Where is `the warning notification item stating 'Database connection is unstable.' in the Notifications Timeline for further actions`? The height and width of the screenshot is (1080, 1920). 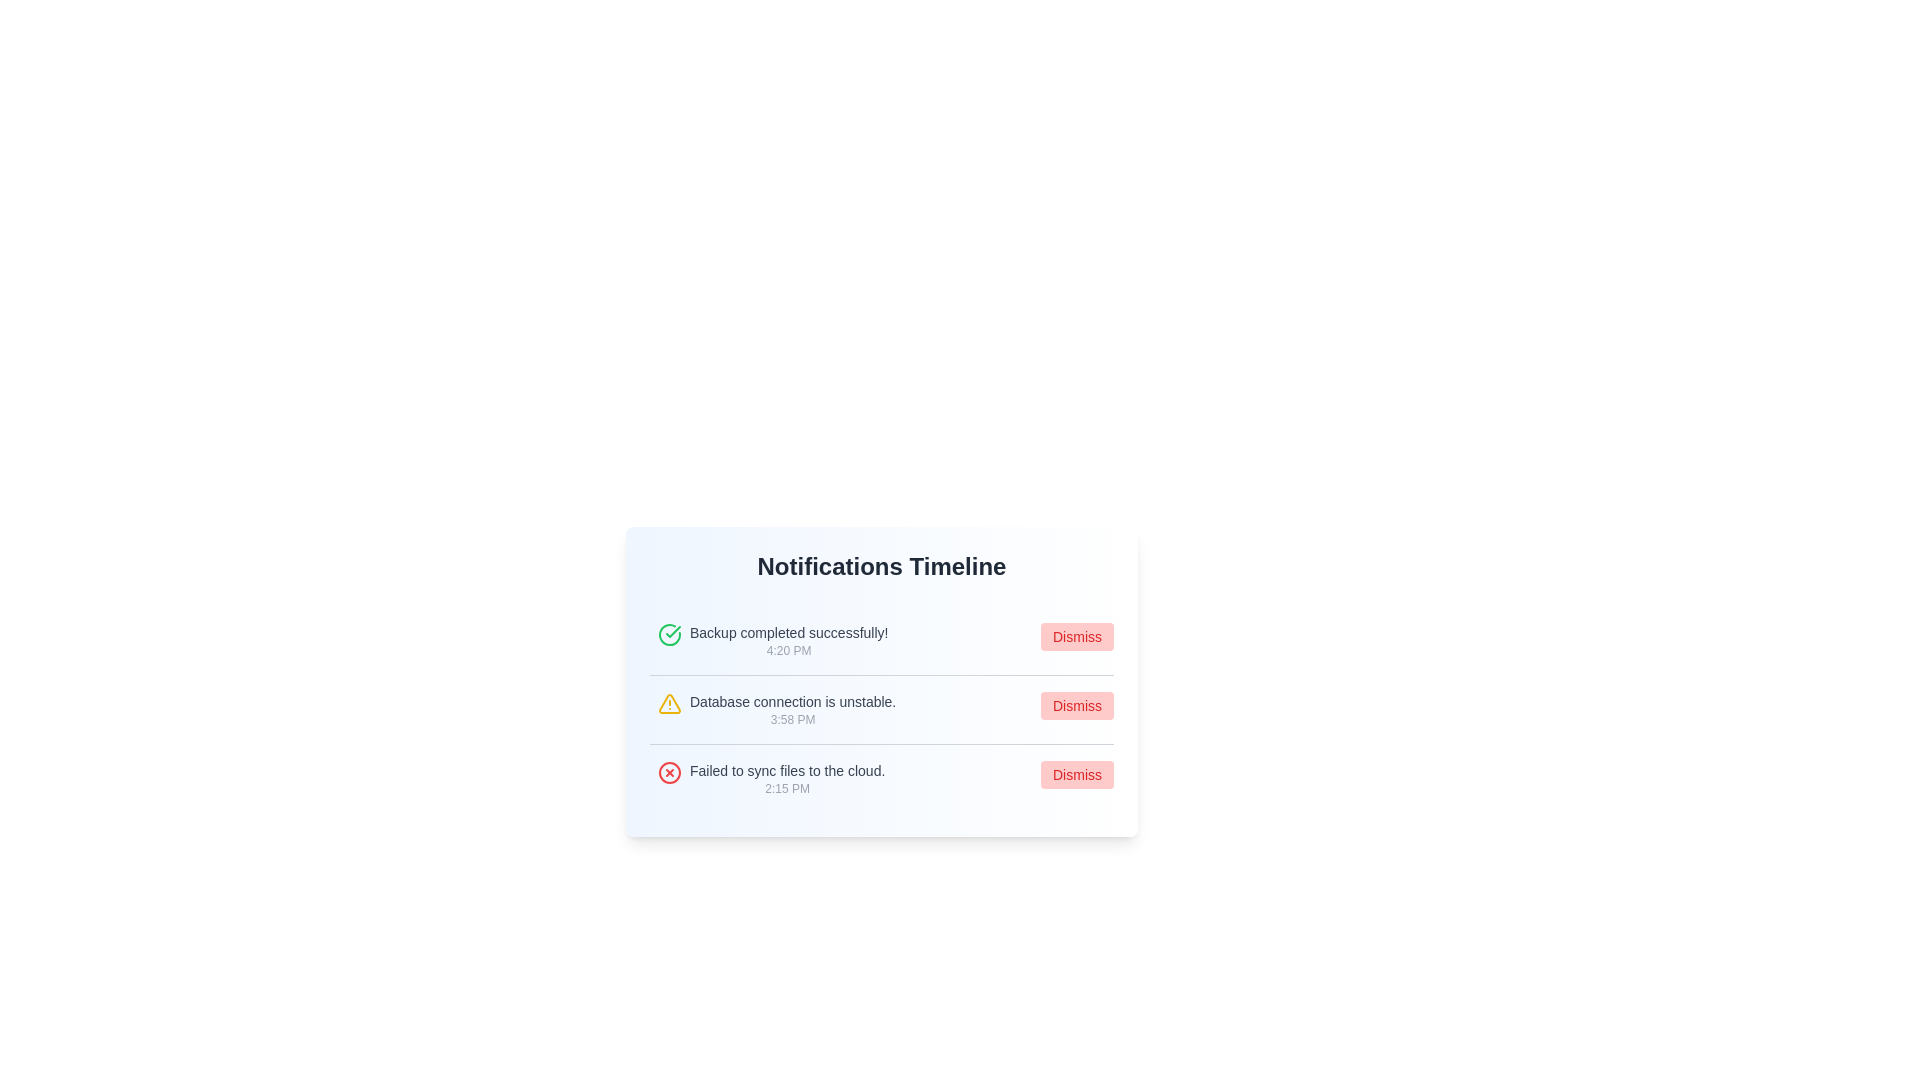 the warning notification item stating 'Database connection is unstable.' in the Notifications Timeline for further actions is located at coordinates (772, 708).